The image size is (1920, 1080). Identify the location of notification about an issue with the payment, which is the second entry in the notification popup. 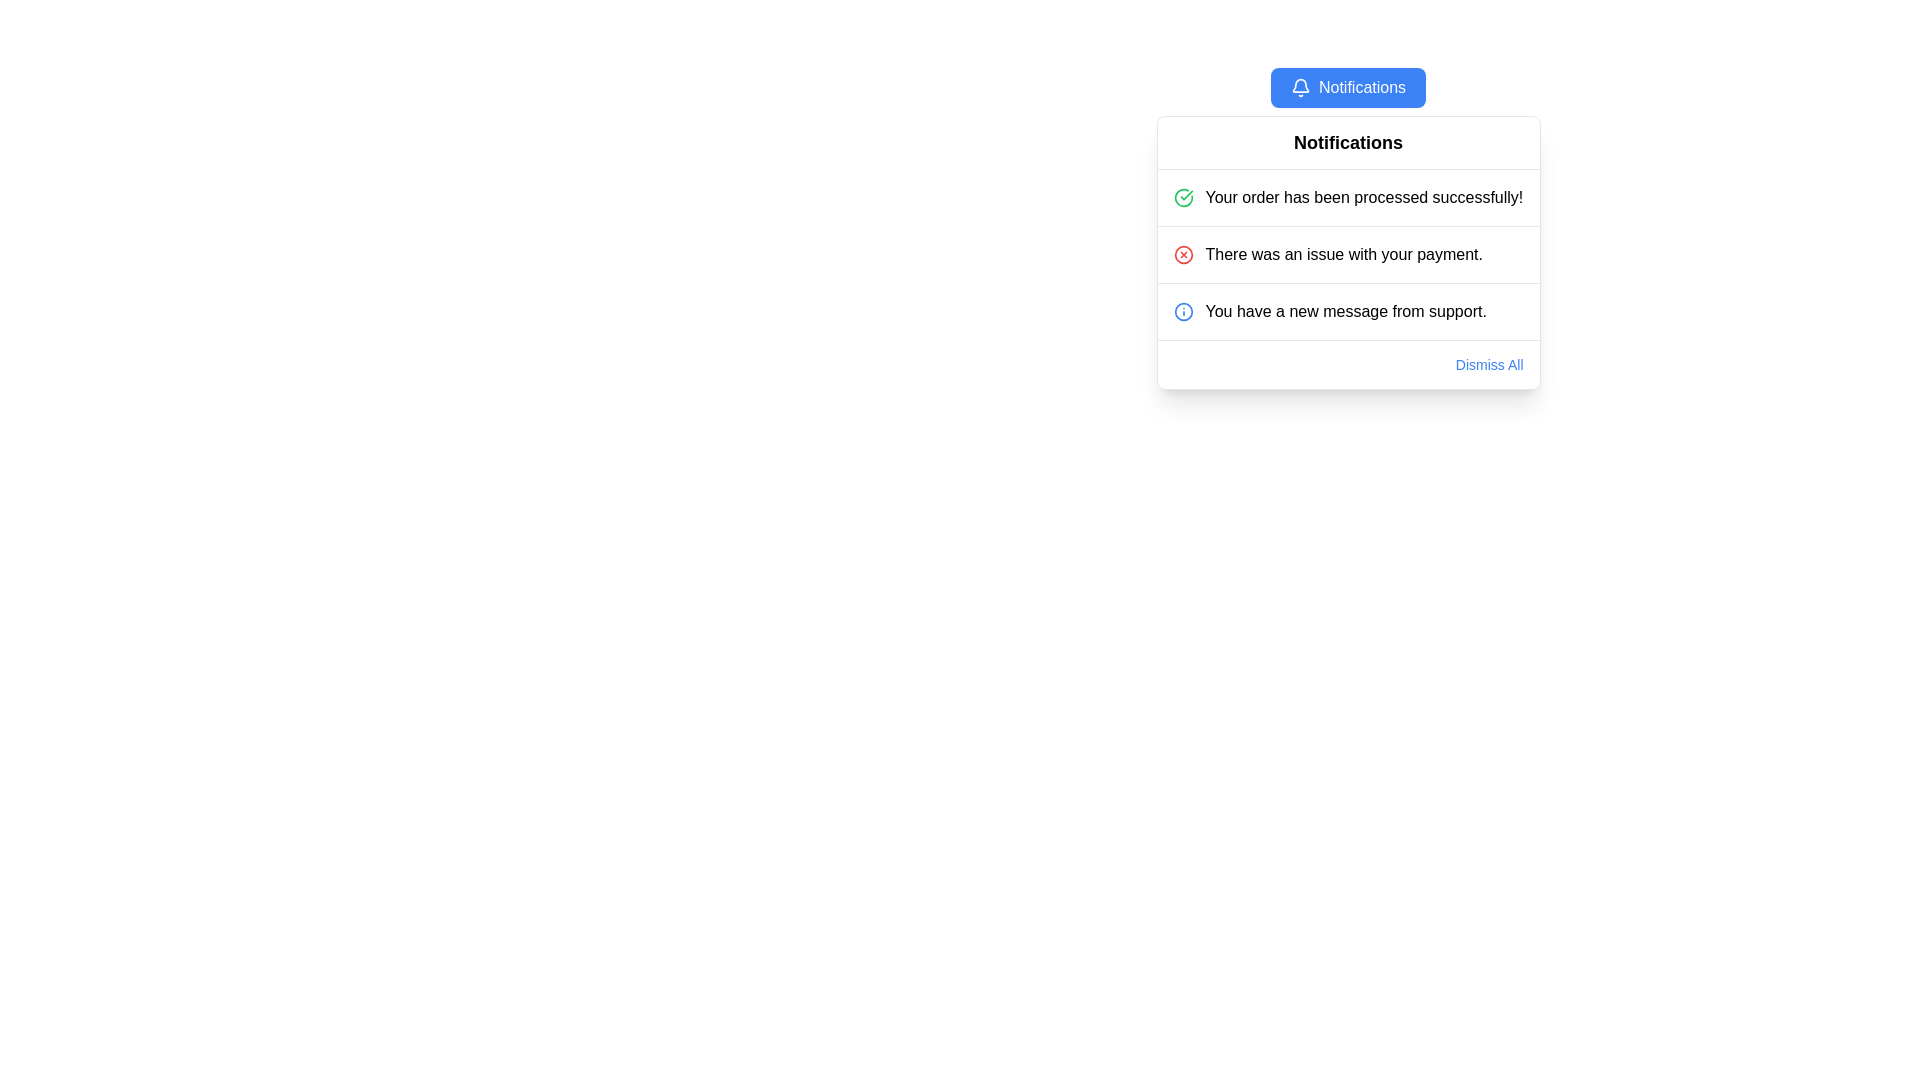
(1348, 253).